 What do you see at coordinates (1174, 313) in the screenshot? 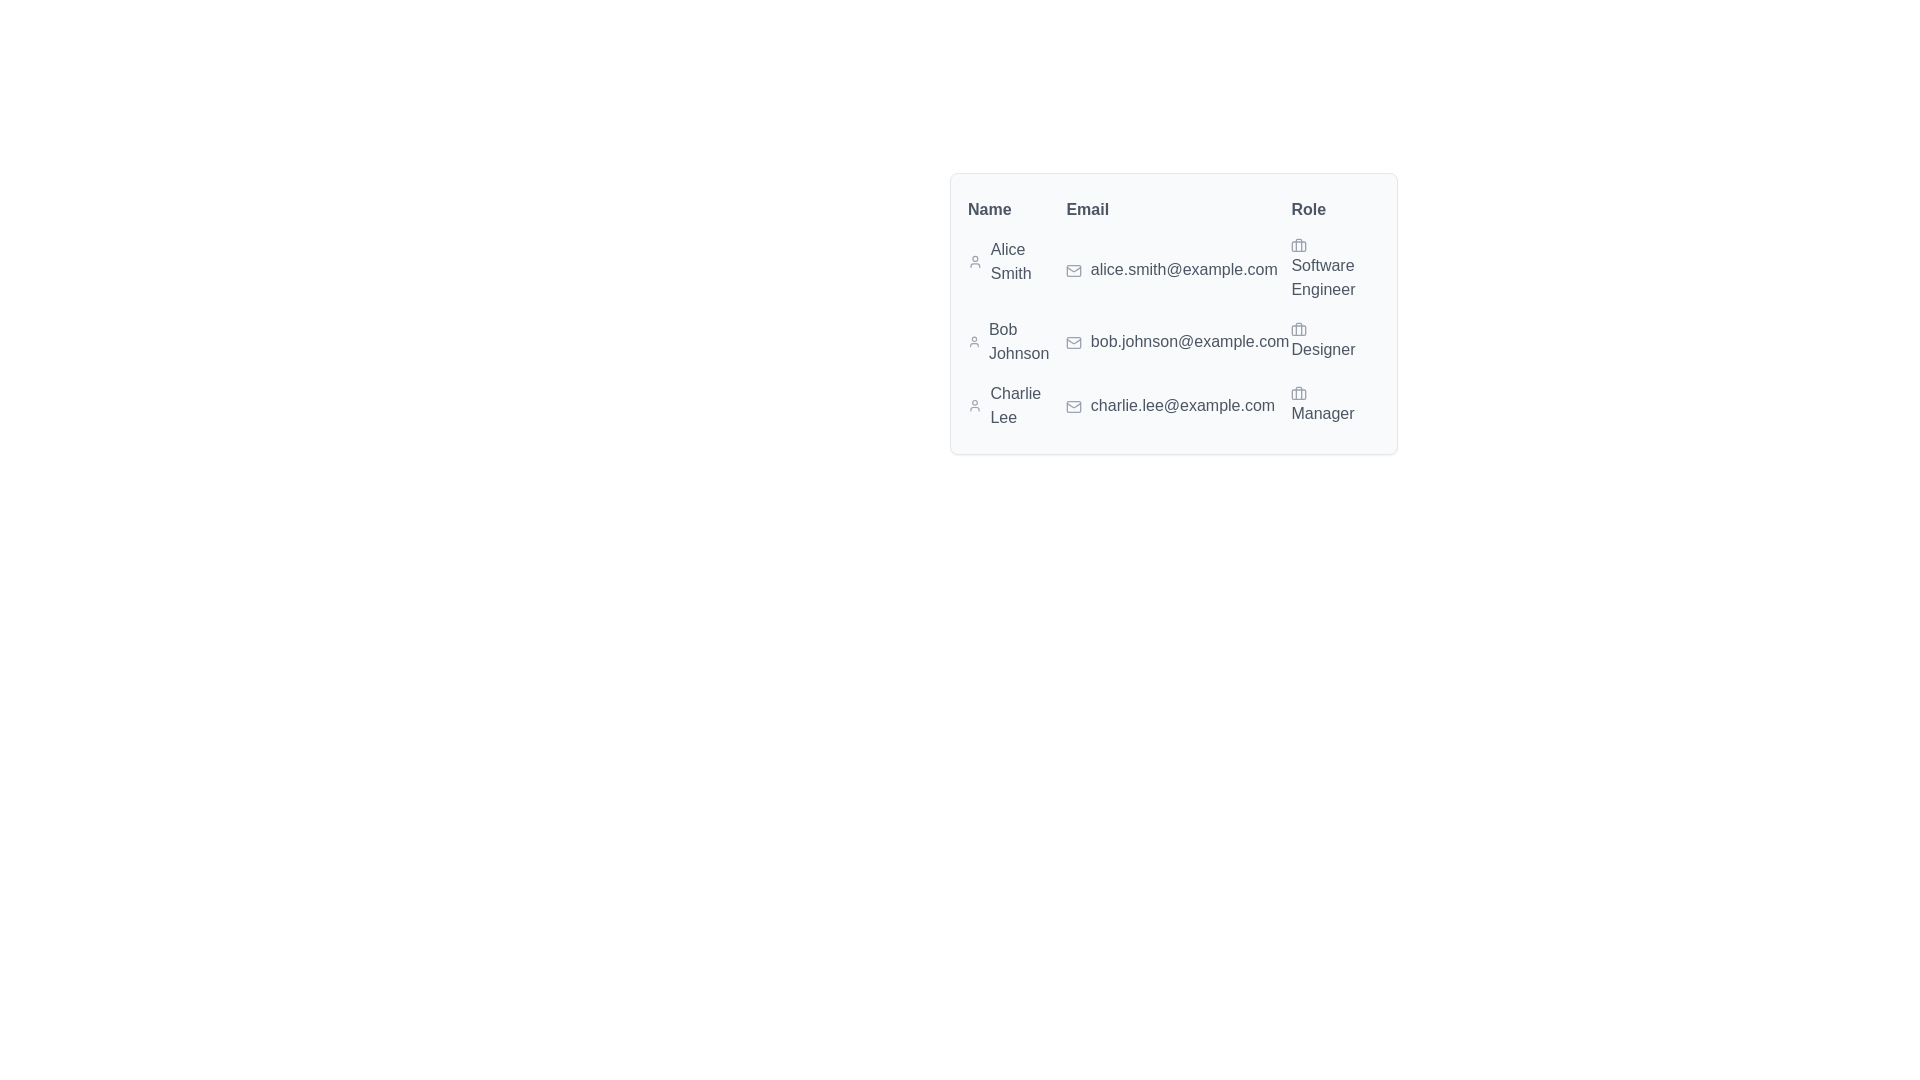
I see `the email addresses in the Data Table, which are displayed as links in the second column labeled 'Email'` at bounding box center [1174, 313].